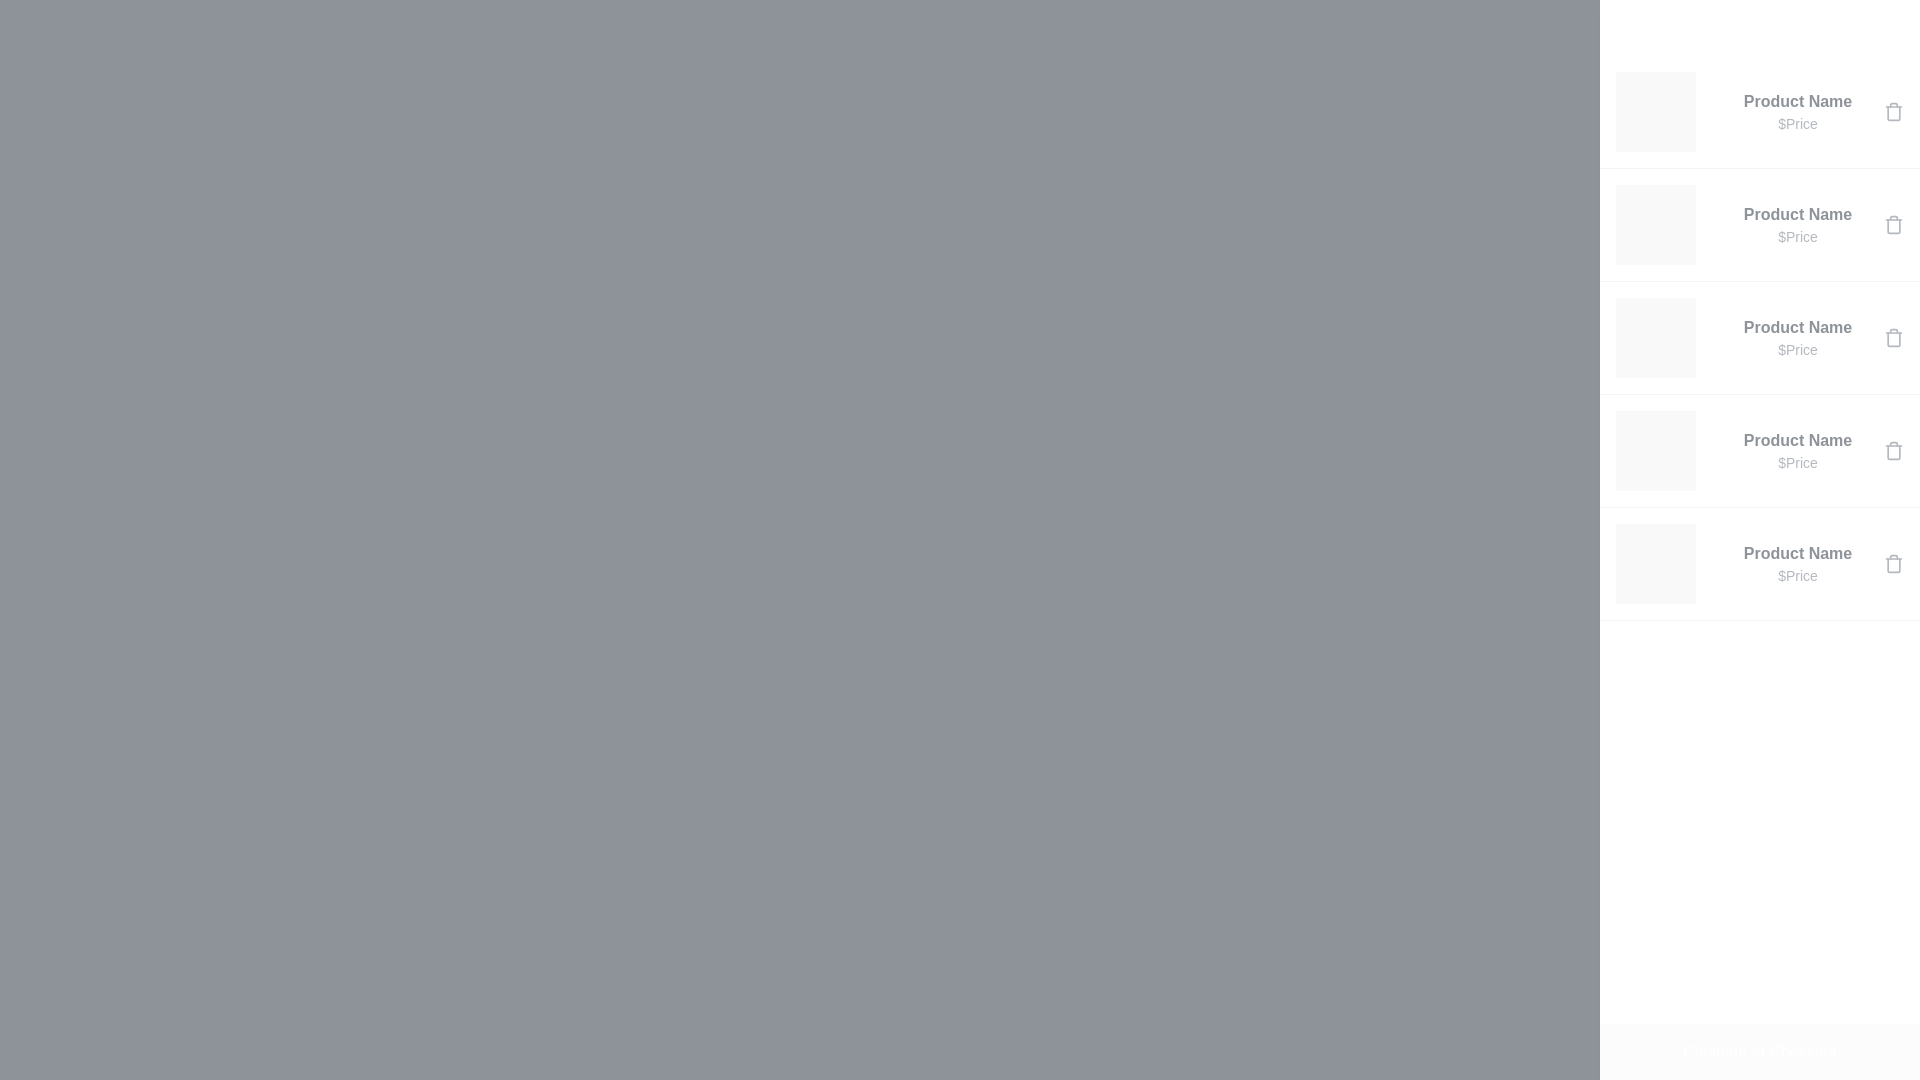 The width and height of the screenshot is (1920, 1080). Describe the element at coordinates (1893, 224) in the screenshot. I see `the delete icon located at the far right of the item in the vertical list` at that location.